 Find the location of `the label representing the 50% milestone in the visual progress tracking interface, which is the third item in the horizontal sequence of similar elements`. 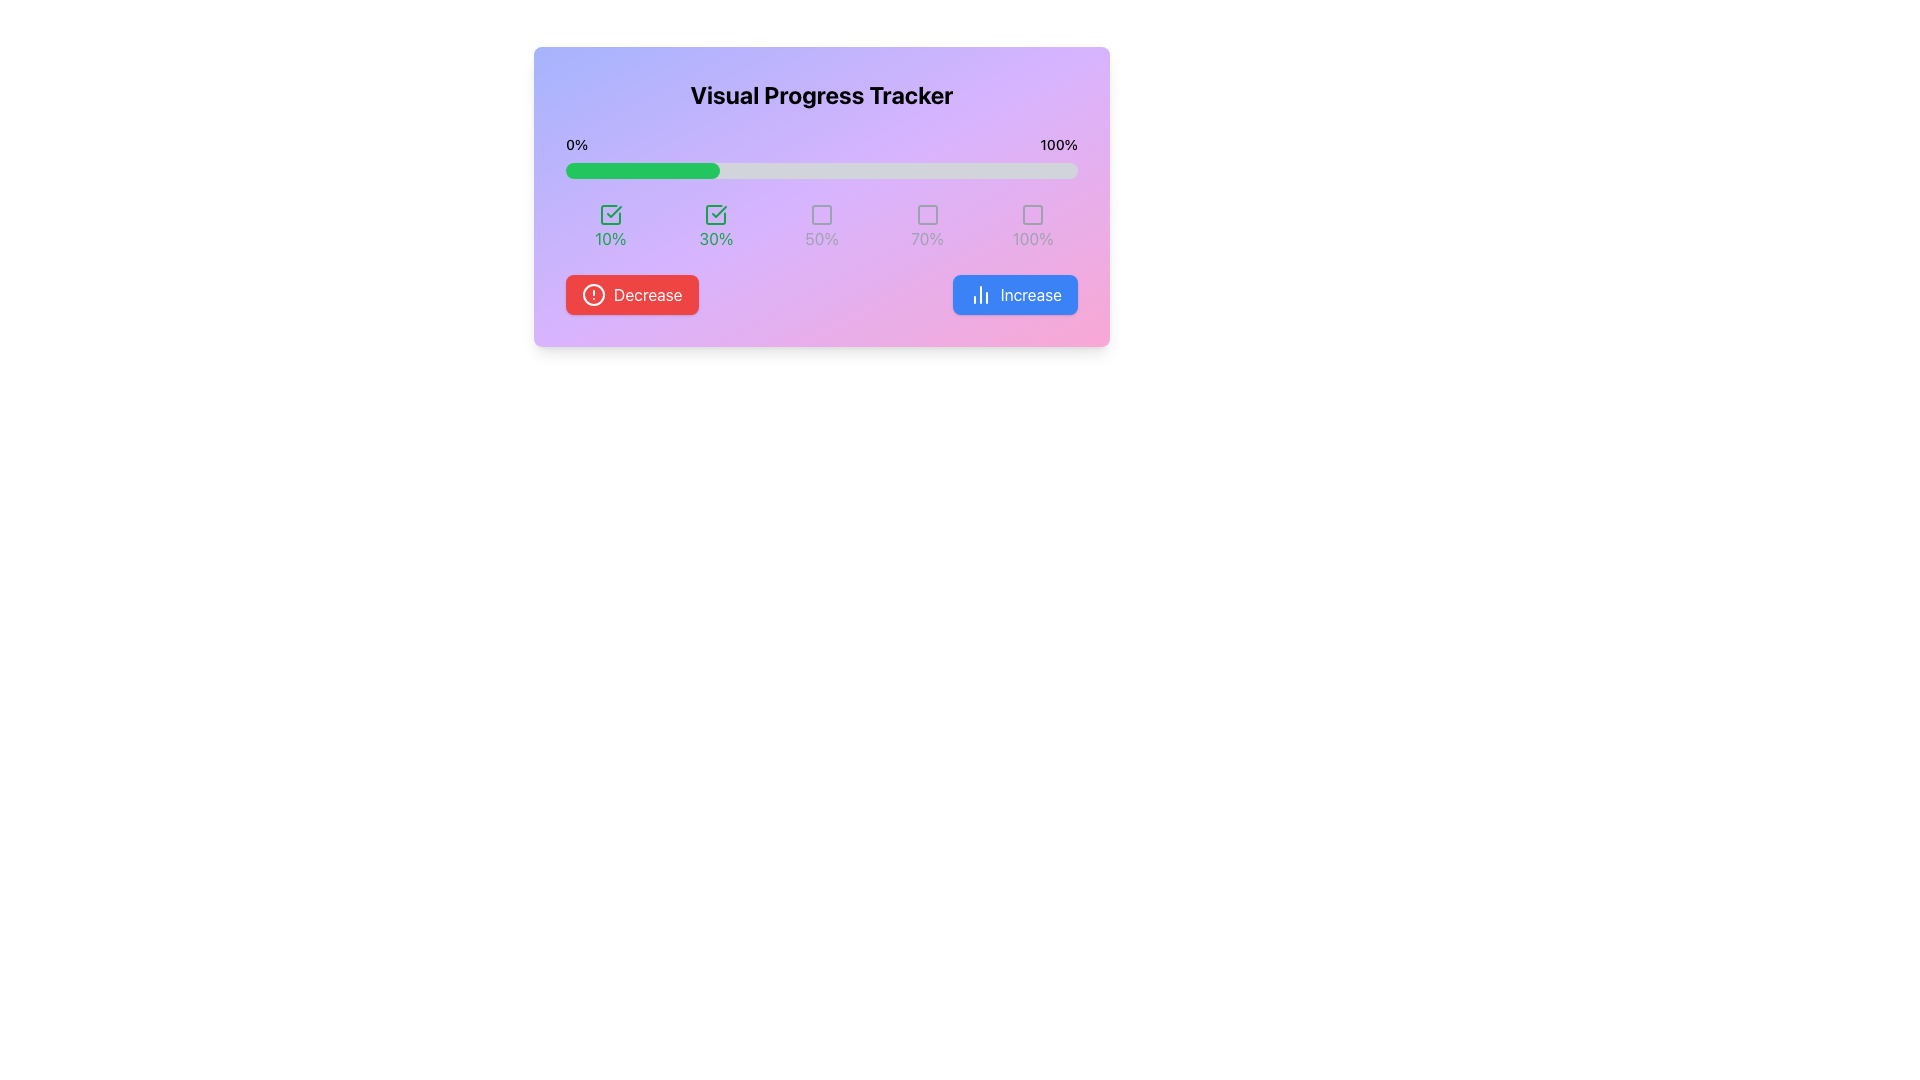

the label representing the 50% milestone in the visual progress tracking interface, which is the third item in the horizontal sequence of similar elements is located at coordinates (821, 238).